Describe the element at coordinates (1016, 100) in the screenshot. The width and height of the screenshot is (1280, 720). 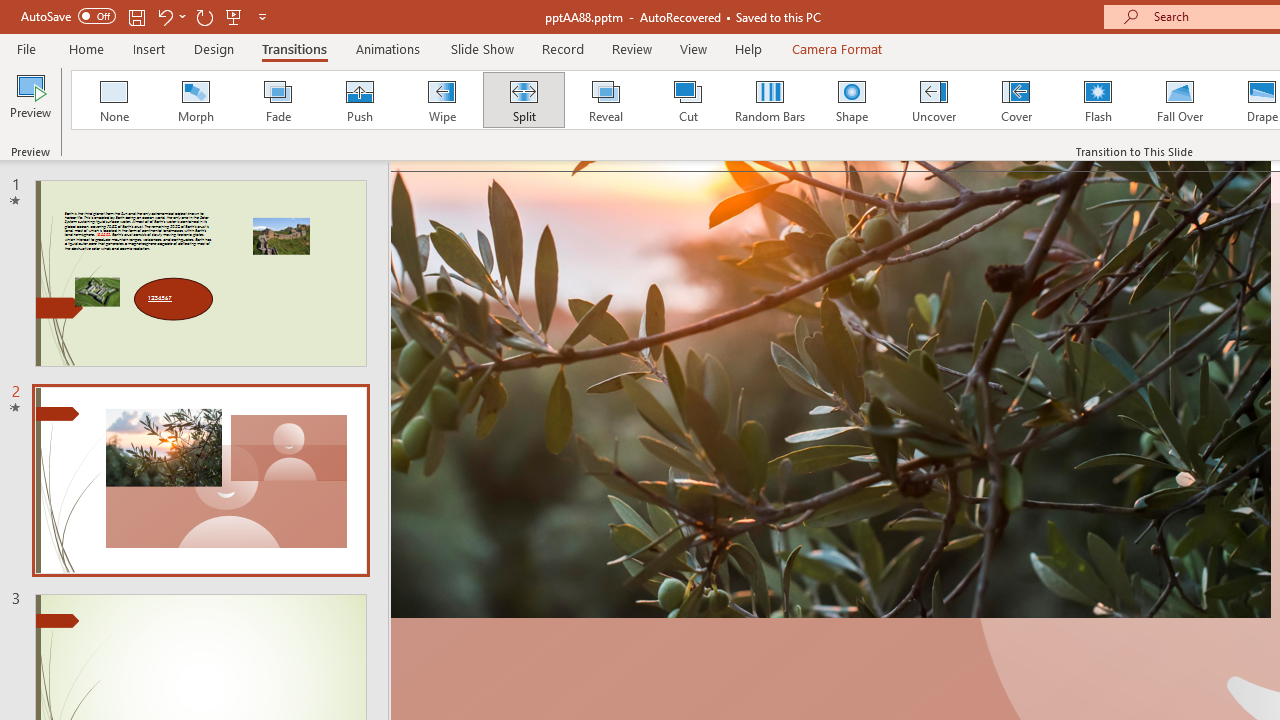
I see `'Cover'` at that location.